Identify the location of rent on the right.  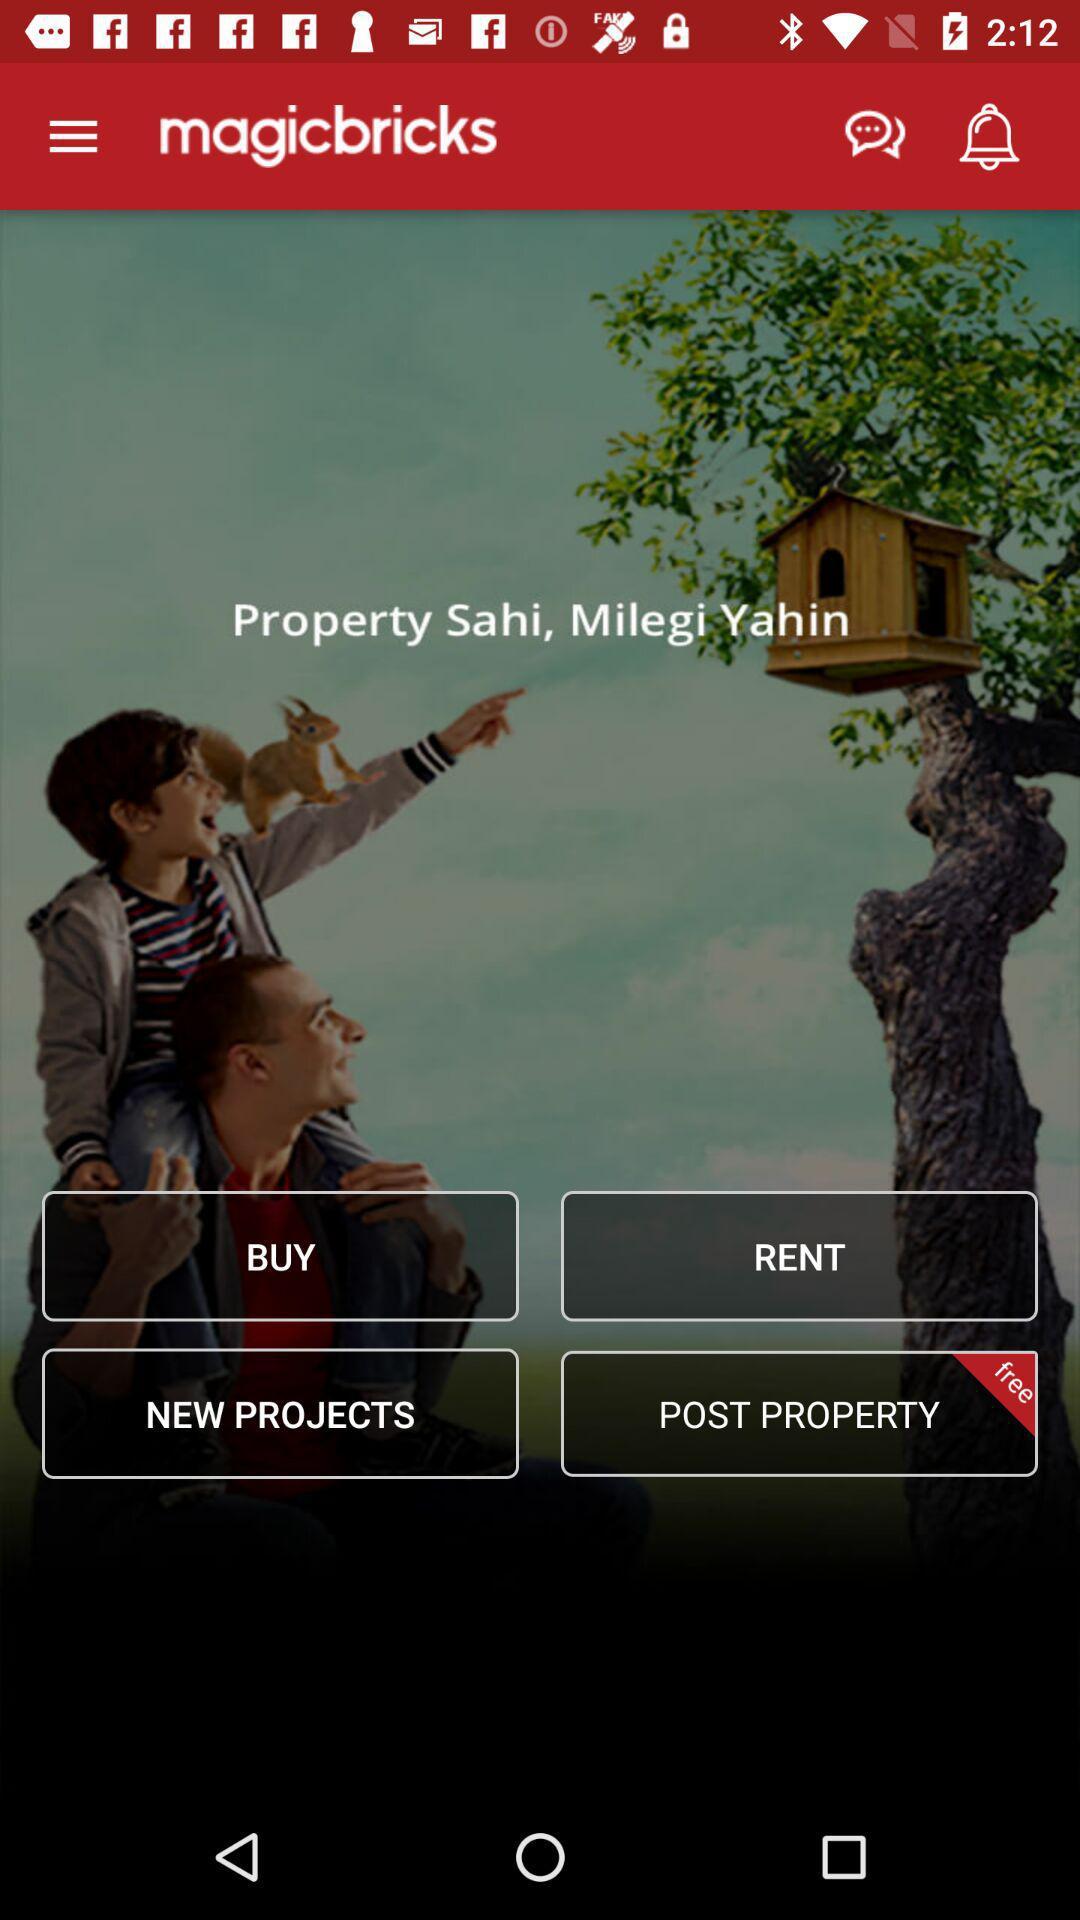
(798, 1255).